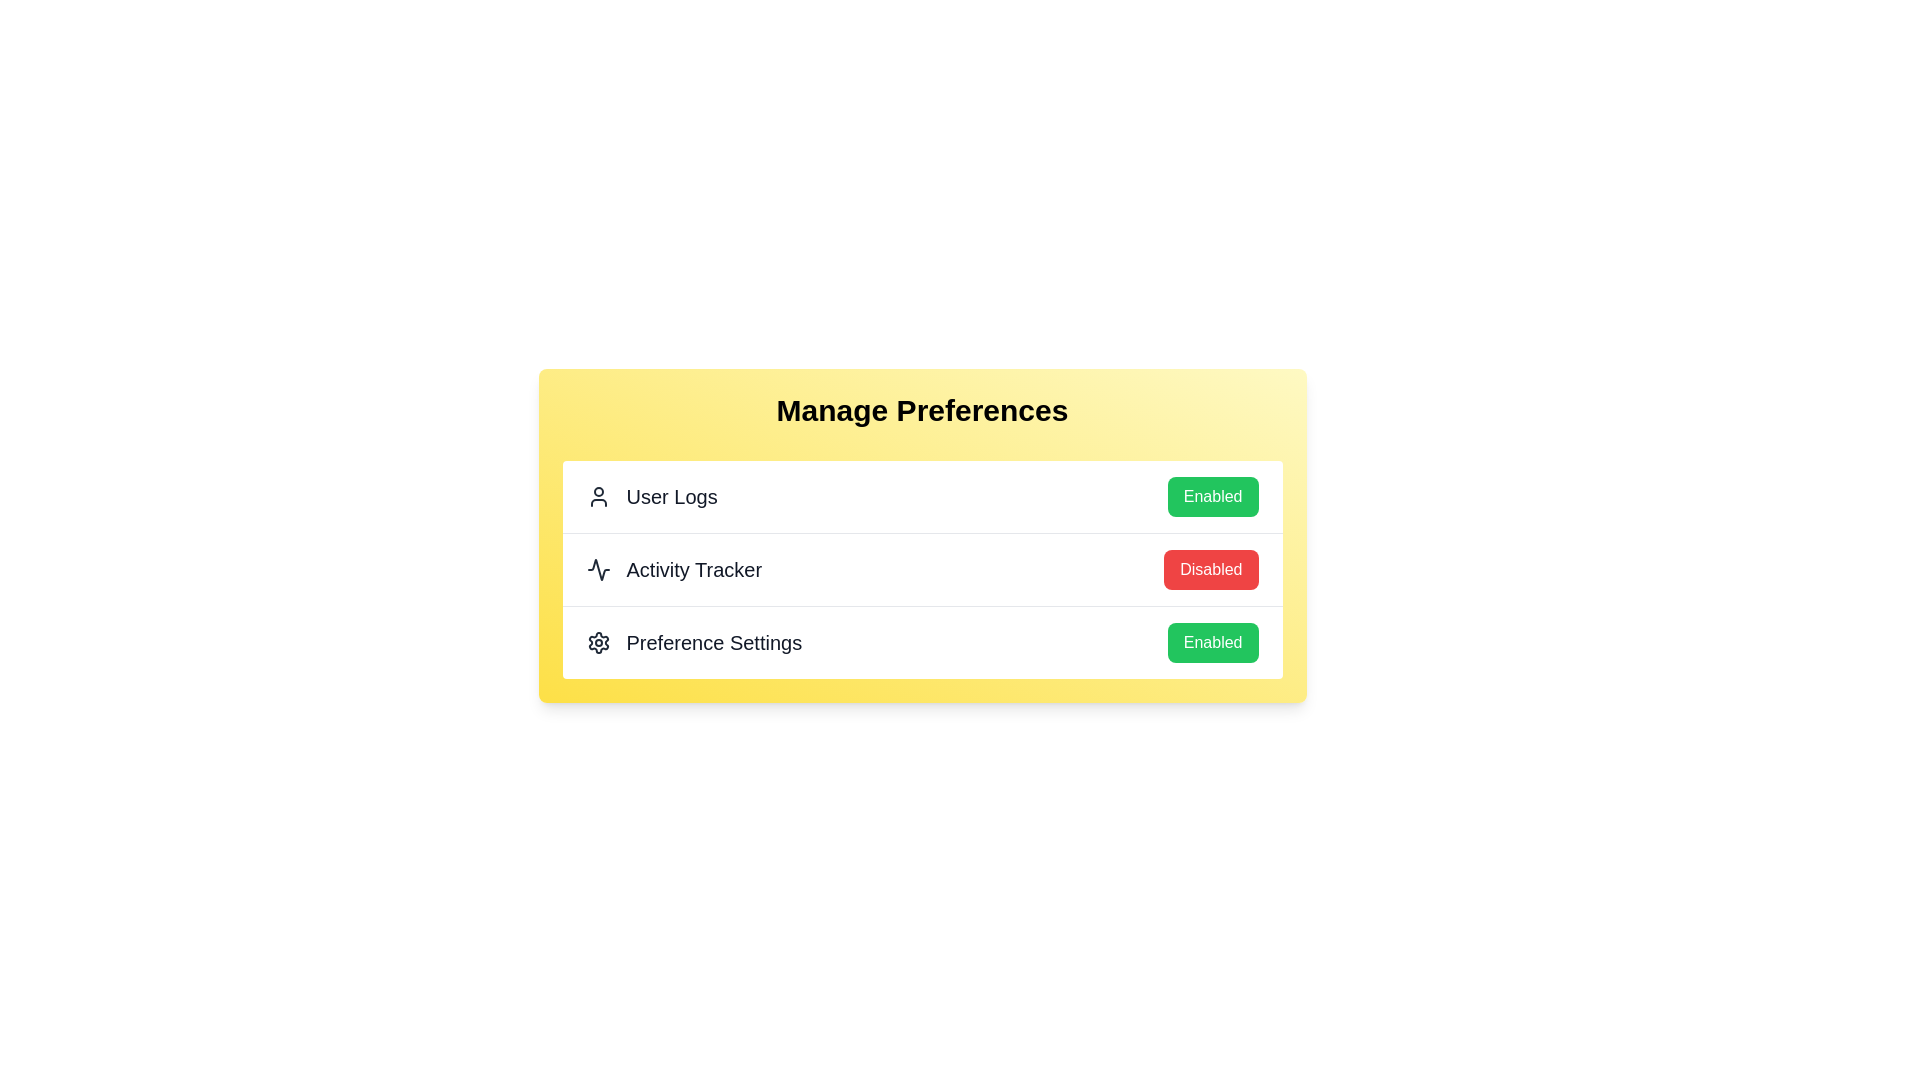 The height and width of the screenshot is (1080, 1920). I want to click on the header text 'Manage Preferences', so click(921, 410).